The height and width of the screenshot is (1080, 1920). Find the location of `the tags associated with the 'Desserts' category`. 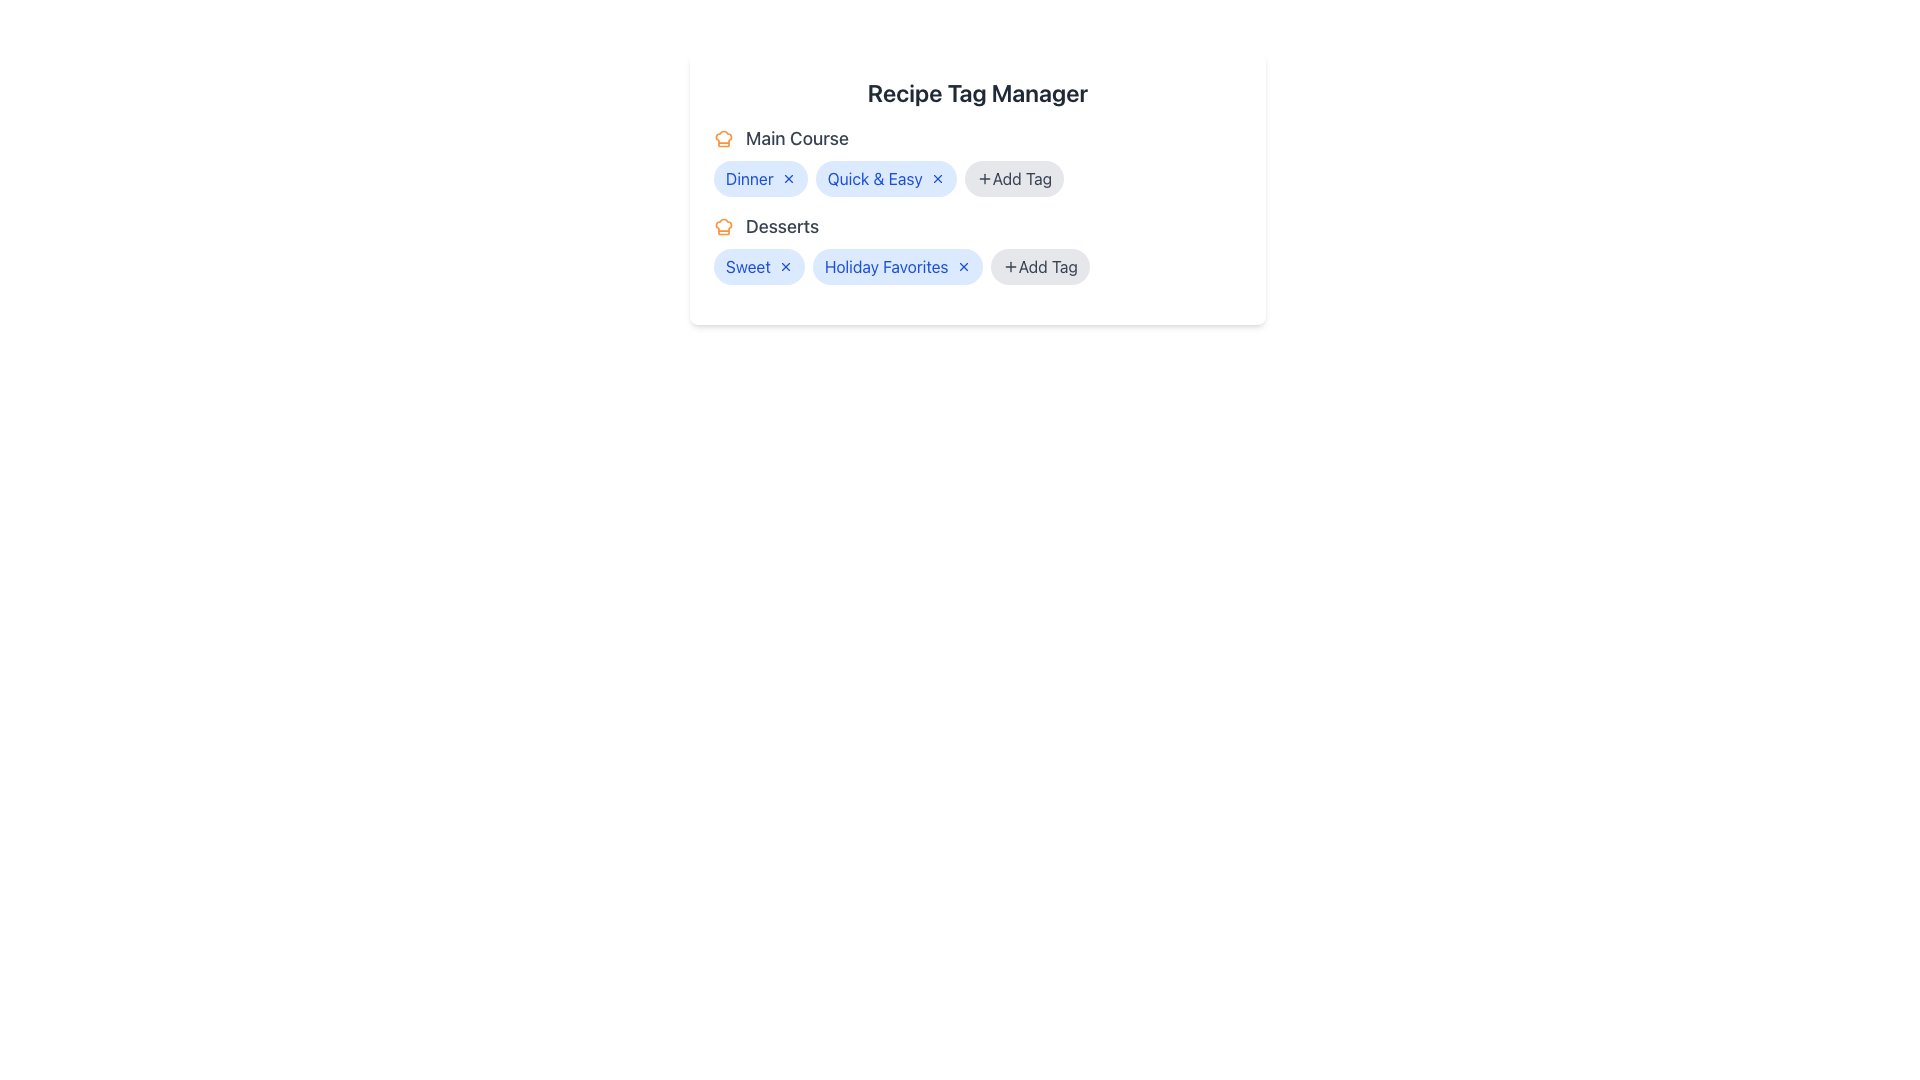

the tags associated with the 'Desserts' category is located at coordinates (978, 265).